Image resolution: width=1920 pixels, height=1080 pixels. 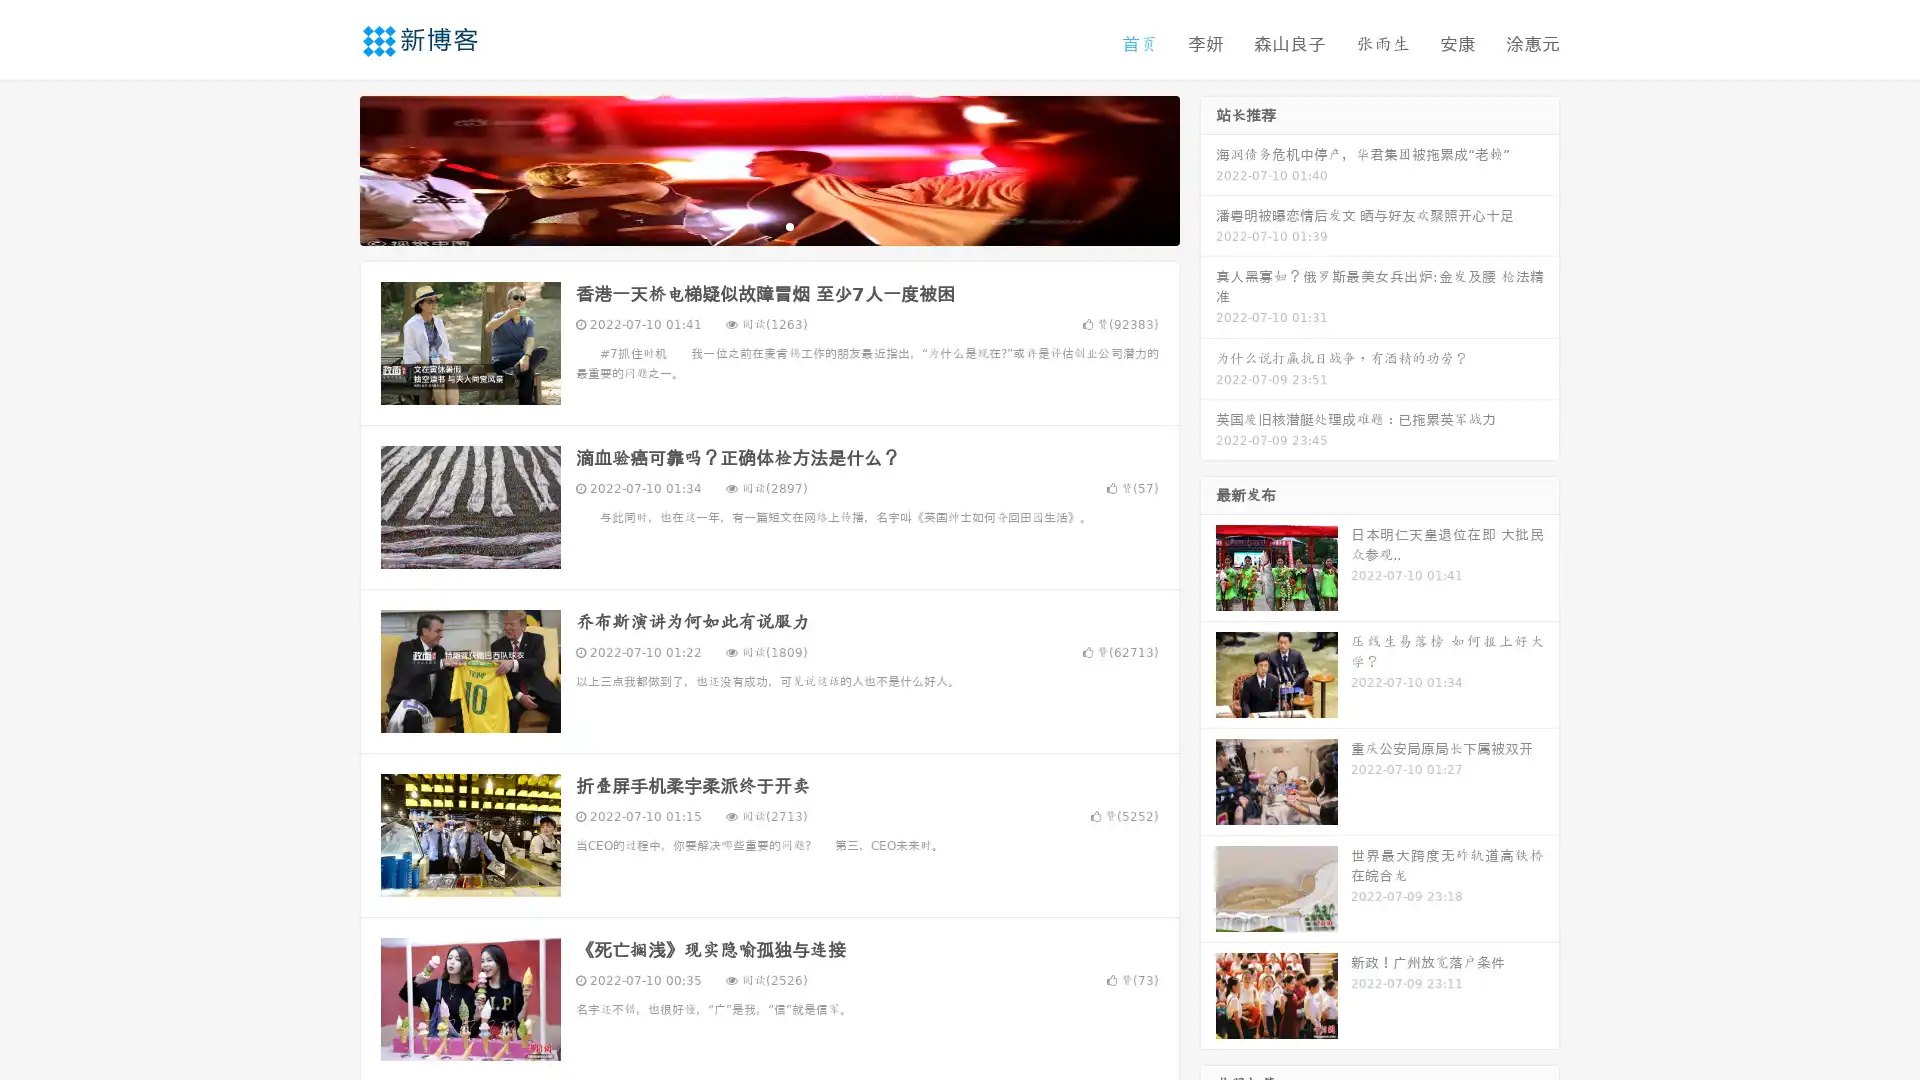 I want to click on Go to slide 1, so click(x=748, y=225).